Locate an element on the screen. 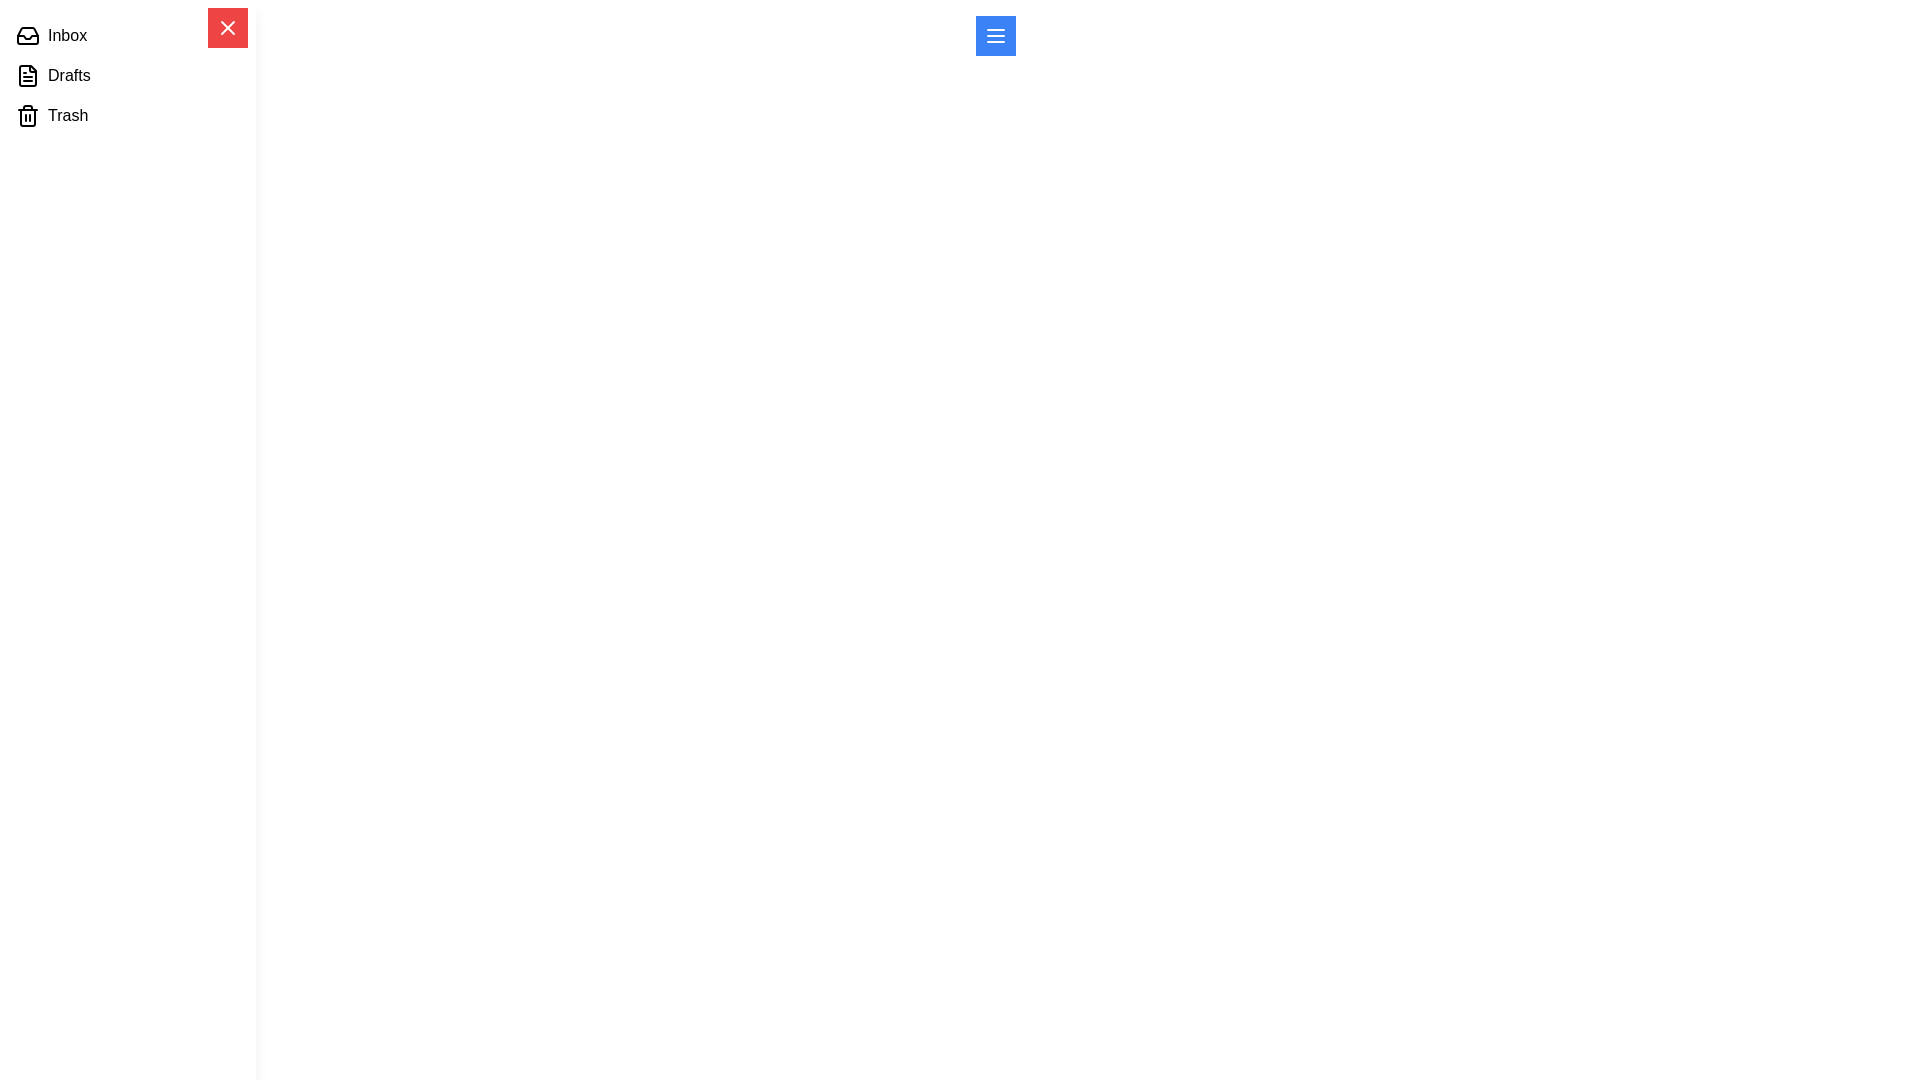 The image size is (1920, 1080). the menu item labeled Trash is located at coordinates (127, 115).